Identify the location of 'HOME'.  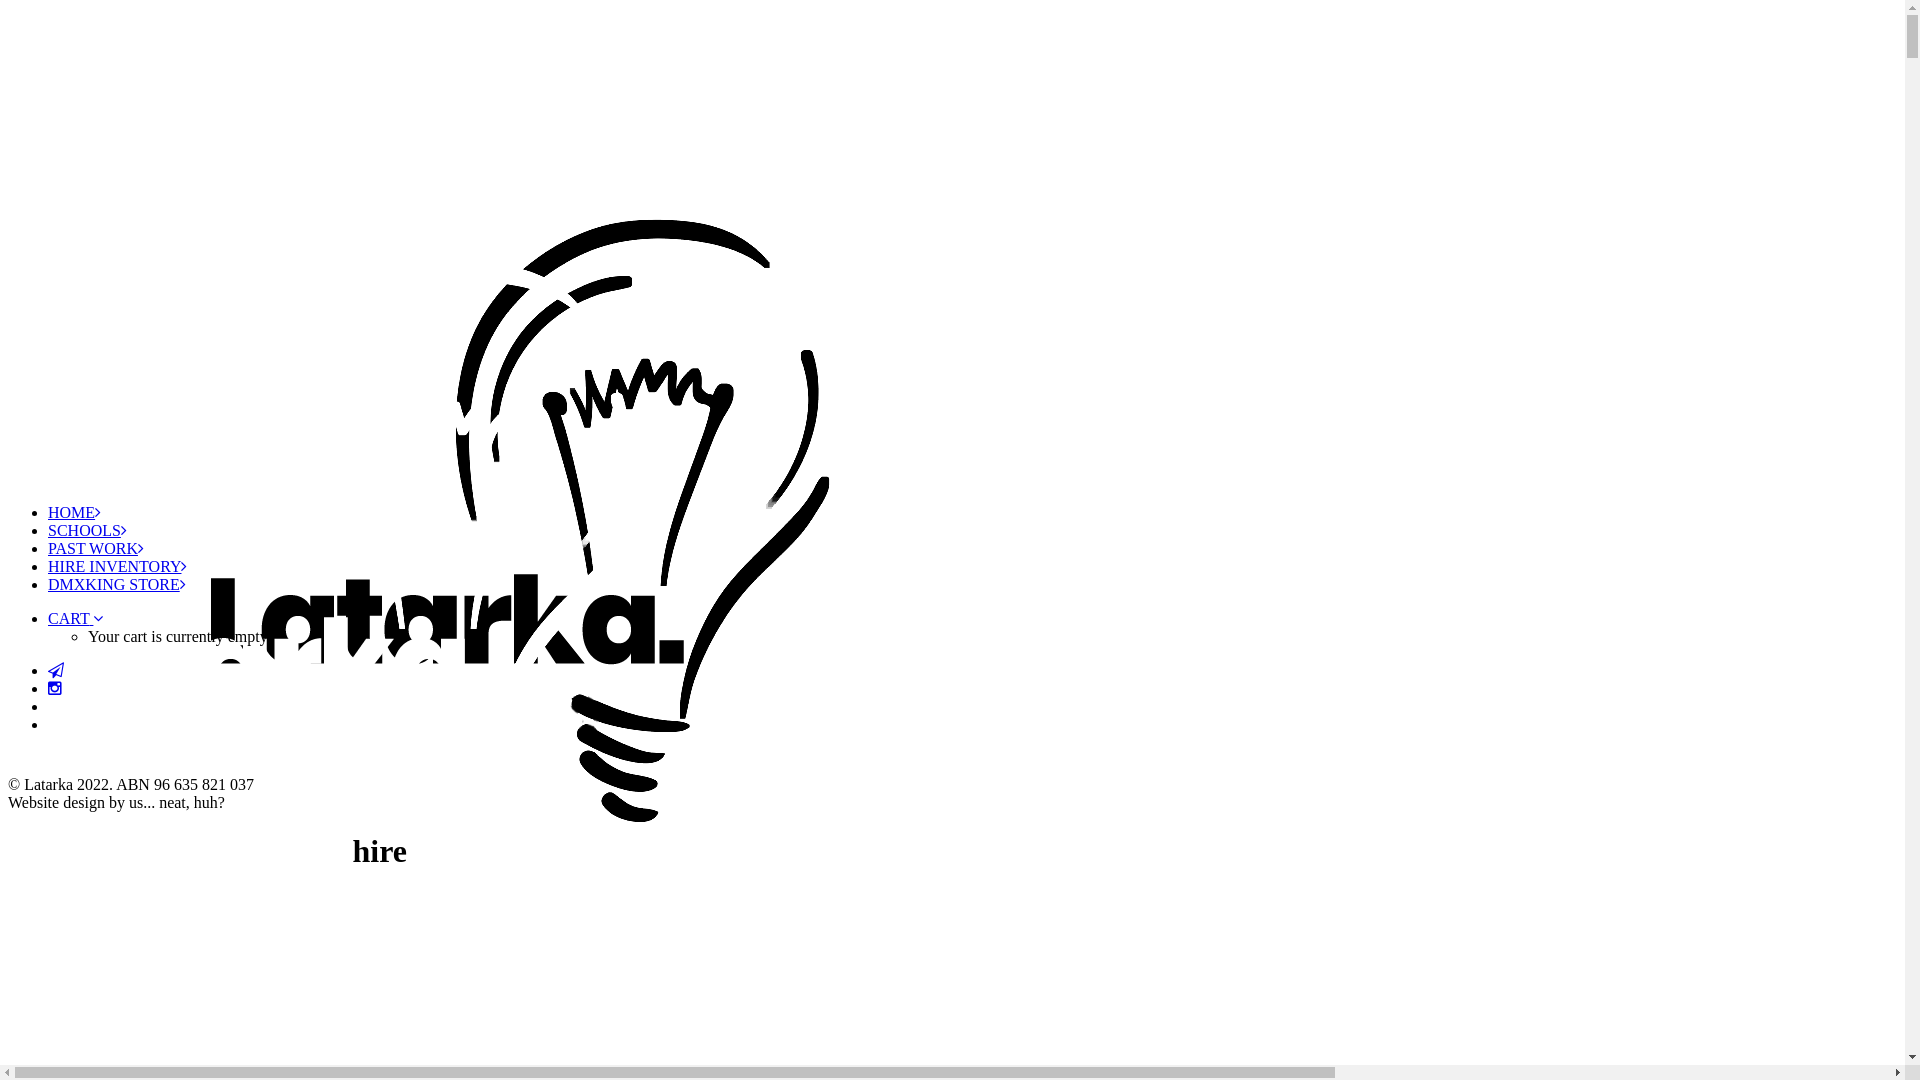
(74, 511).